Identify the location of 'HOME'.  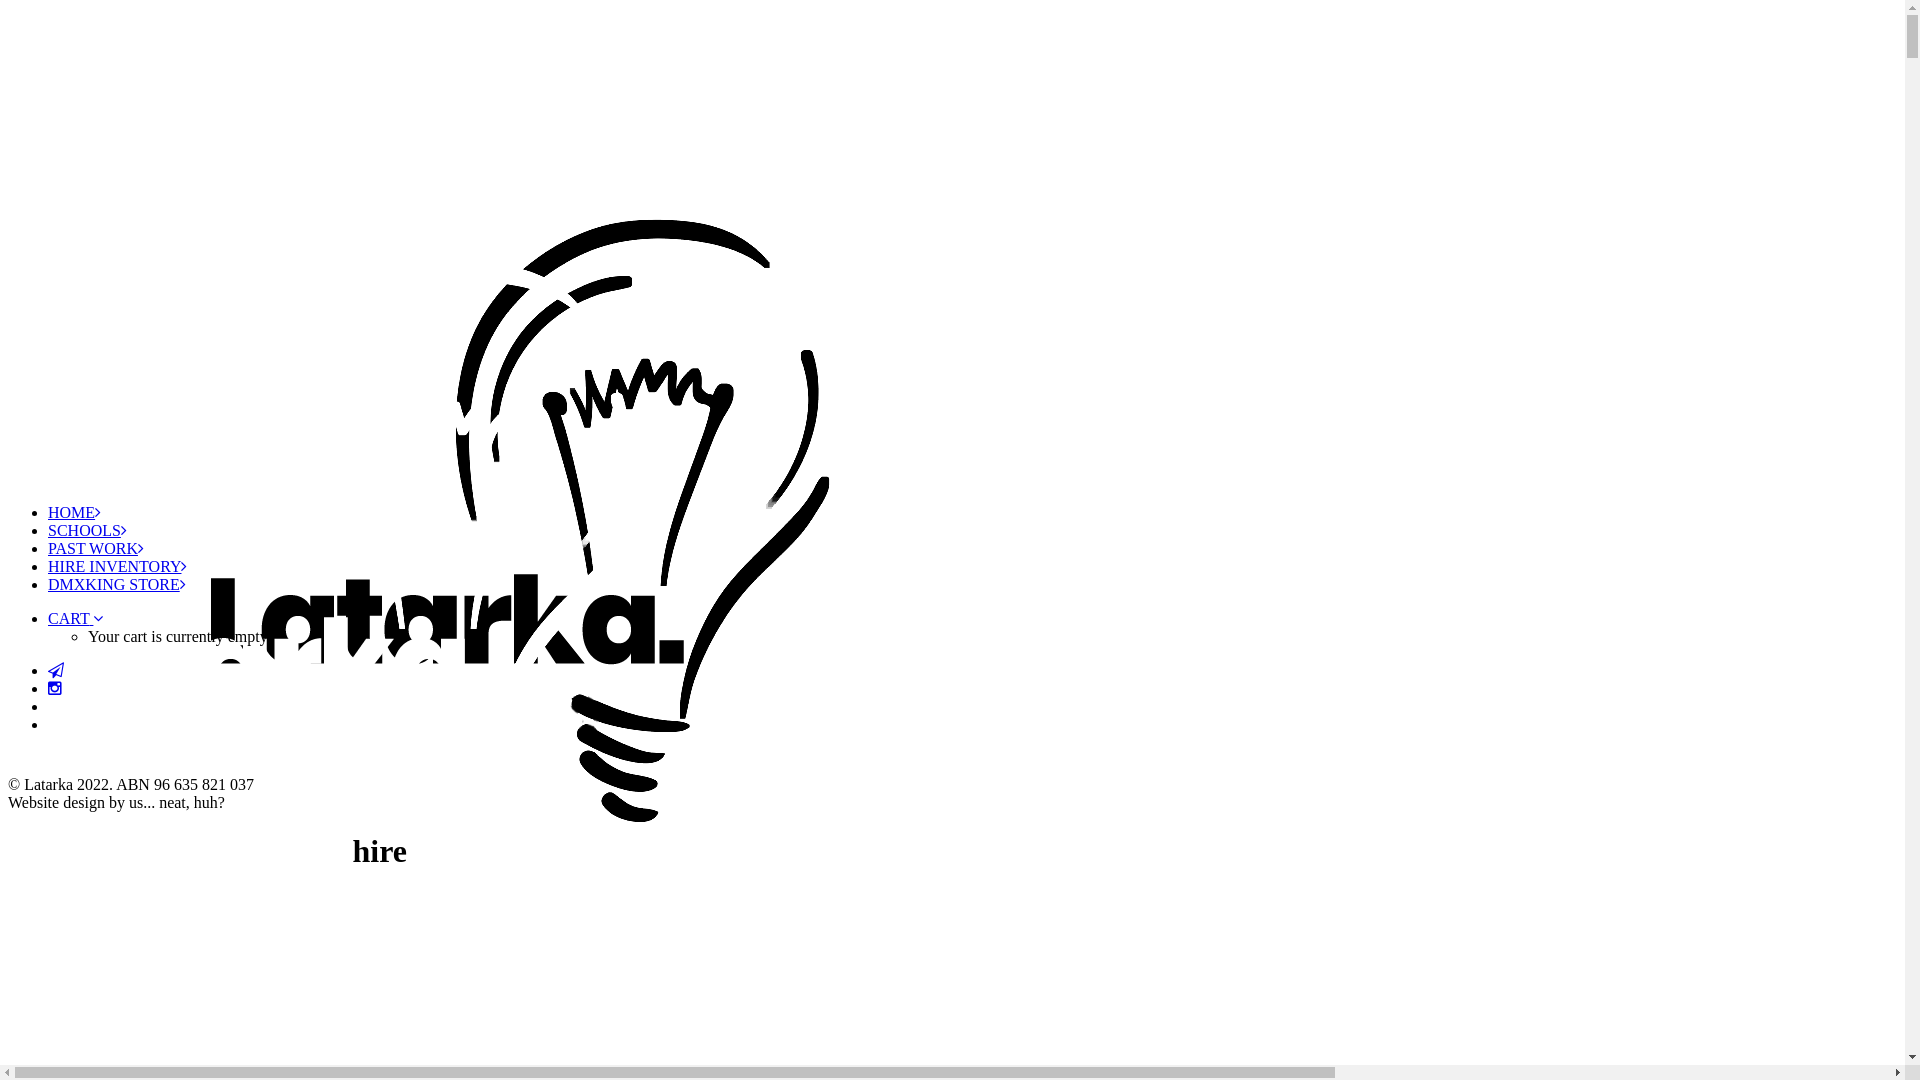
(74, 511).